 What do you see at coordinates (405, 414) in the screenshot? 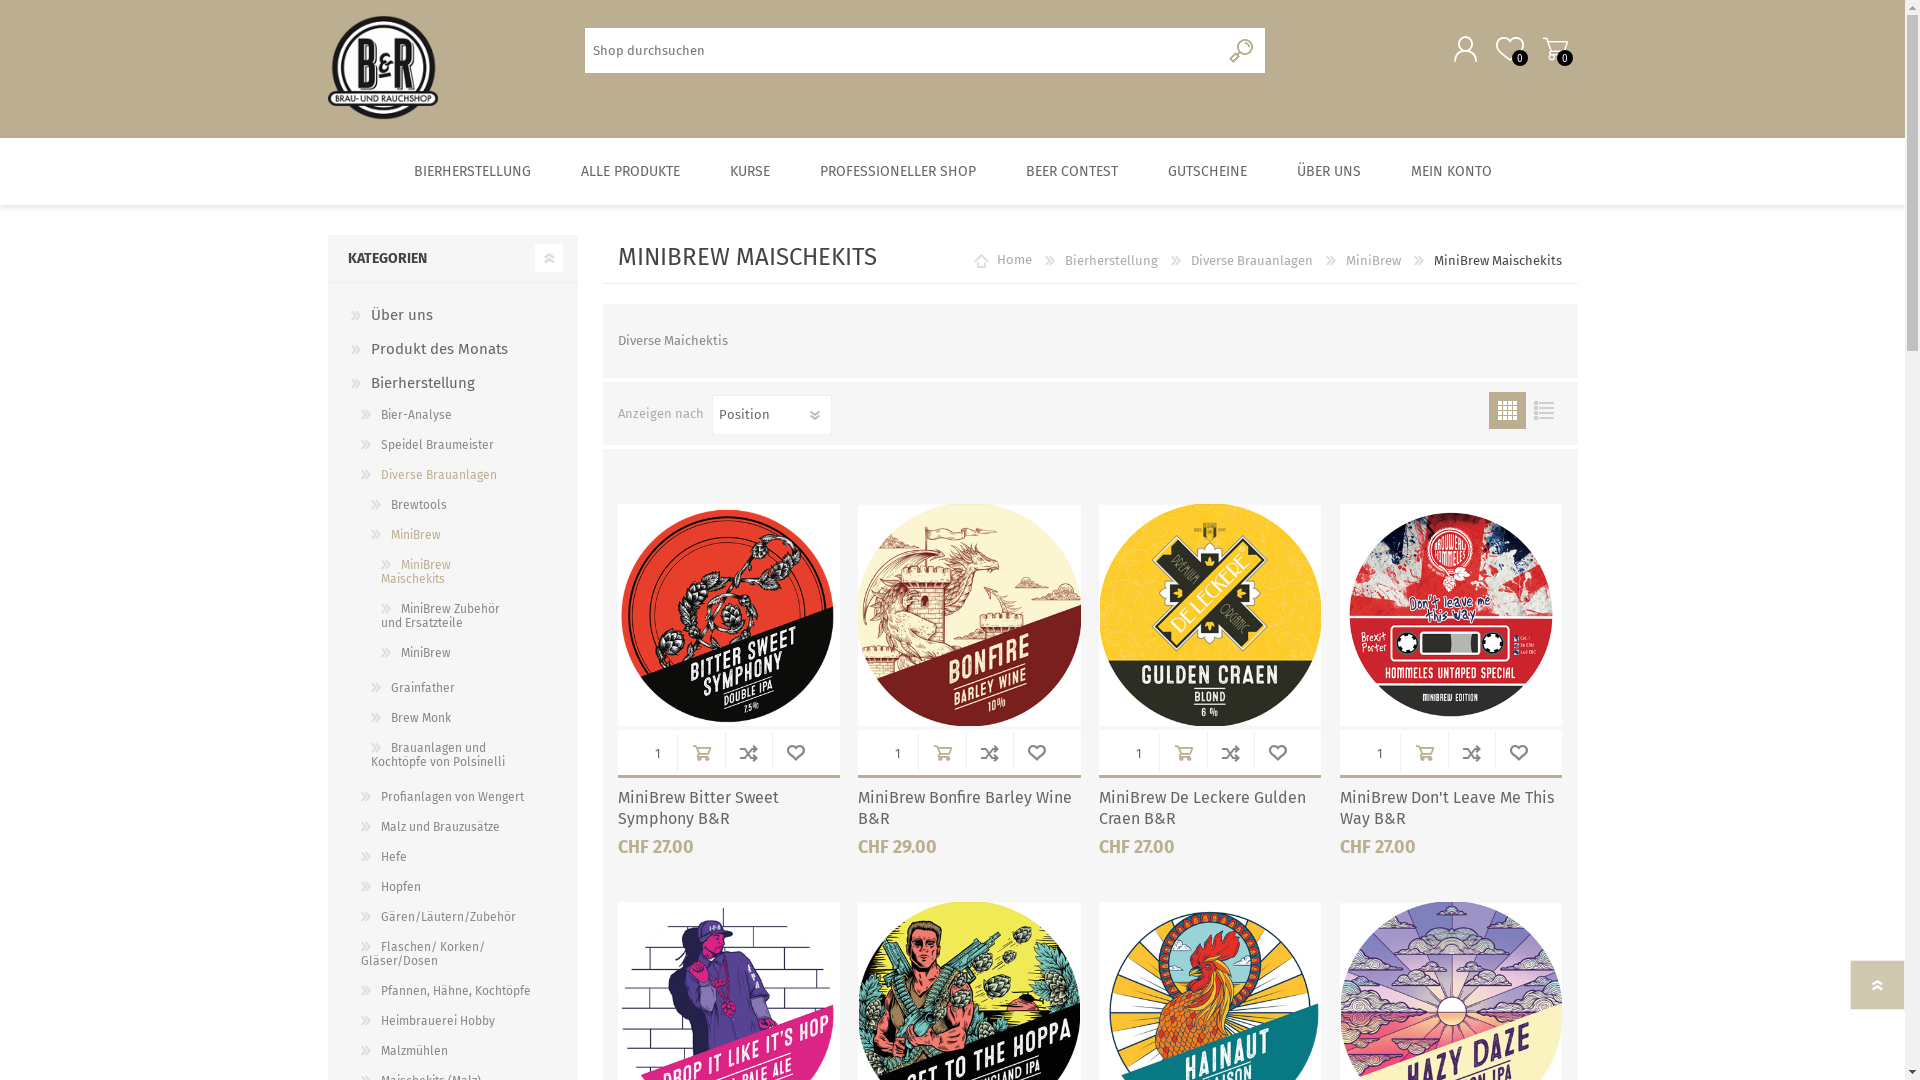
I see `'Bier-Analyse'` at bounding box center [405, 414].